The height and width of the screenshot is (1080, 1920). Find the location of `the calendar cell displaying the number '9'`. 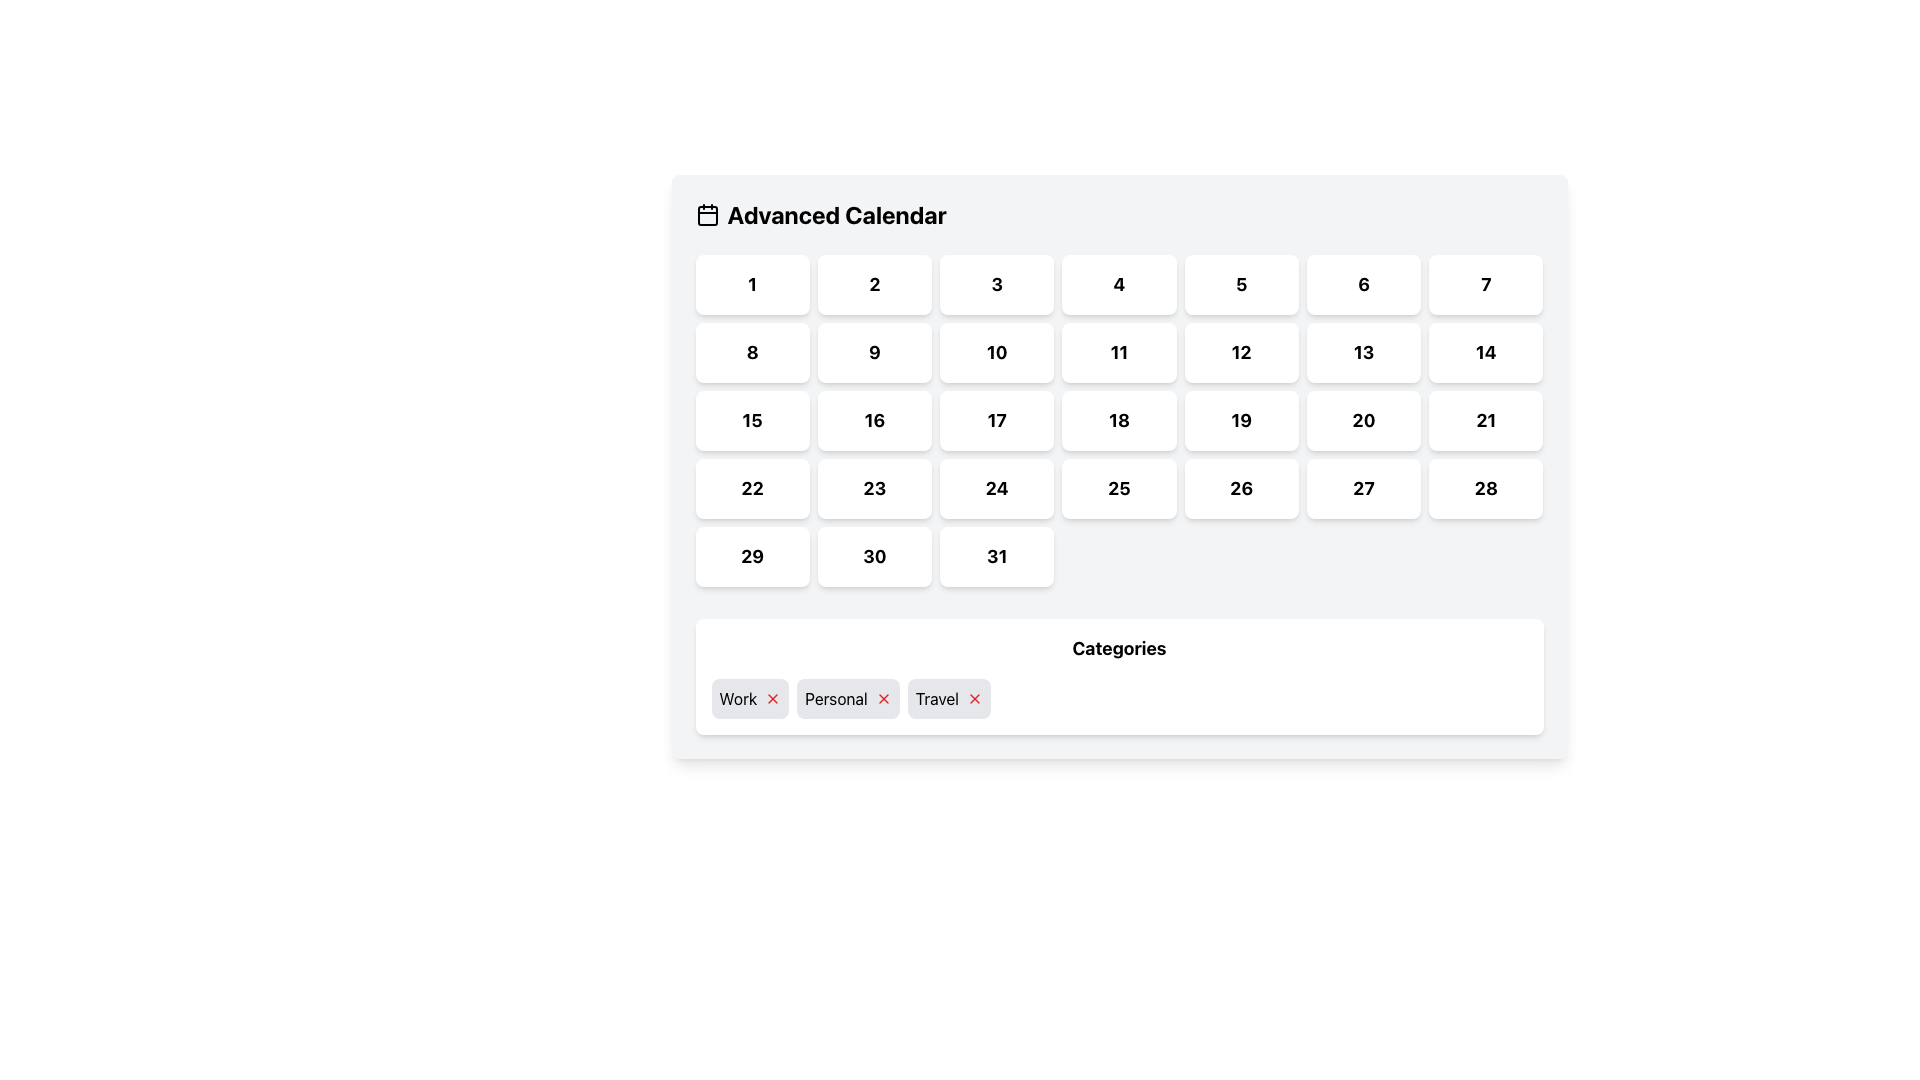

the calendar cell displaying the number '9' is located at coordinates (874, 352).